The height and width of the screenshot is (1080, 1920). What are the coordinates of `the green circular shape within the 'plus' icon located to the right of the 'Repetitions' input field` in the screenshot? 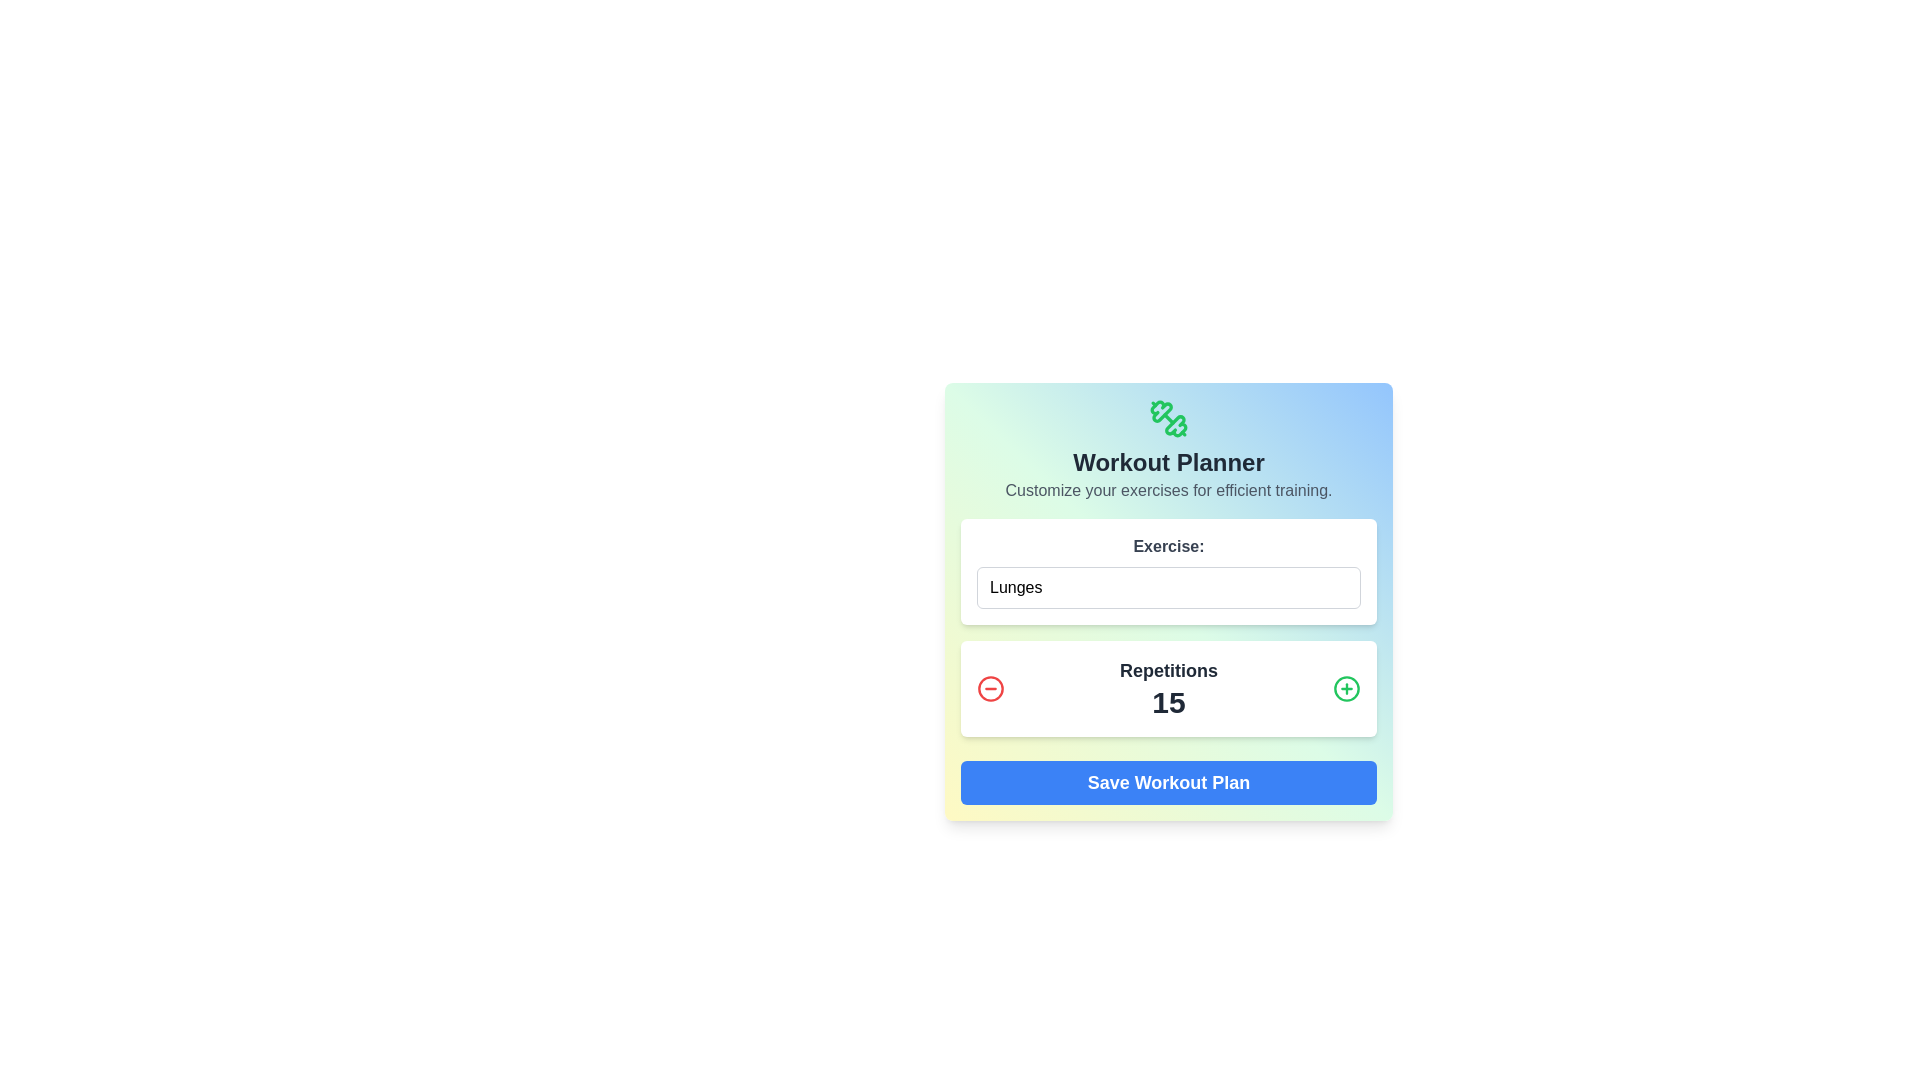 It's located at (1347, 688).